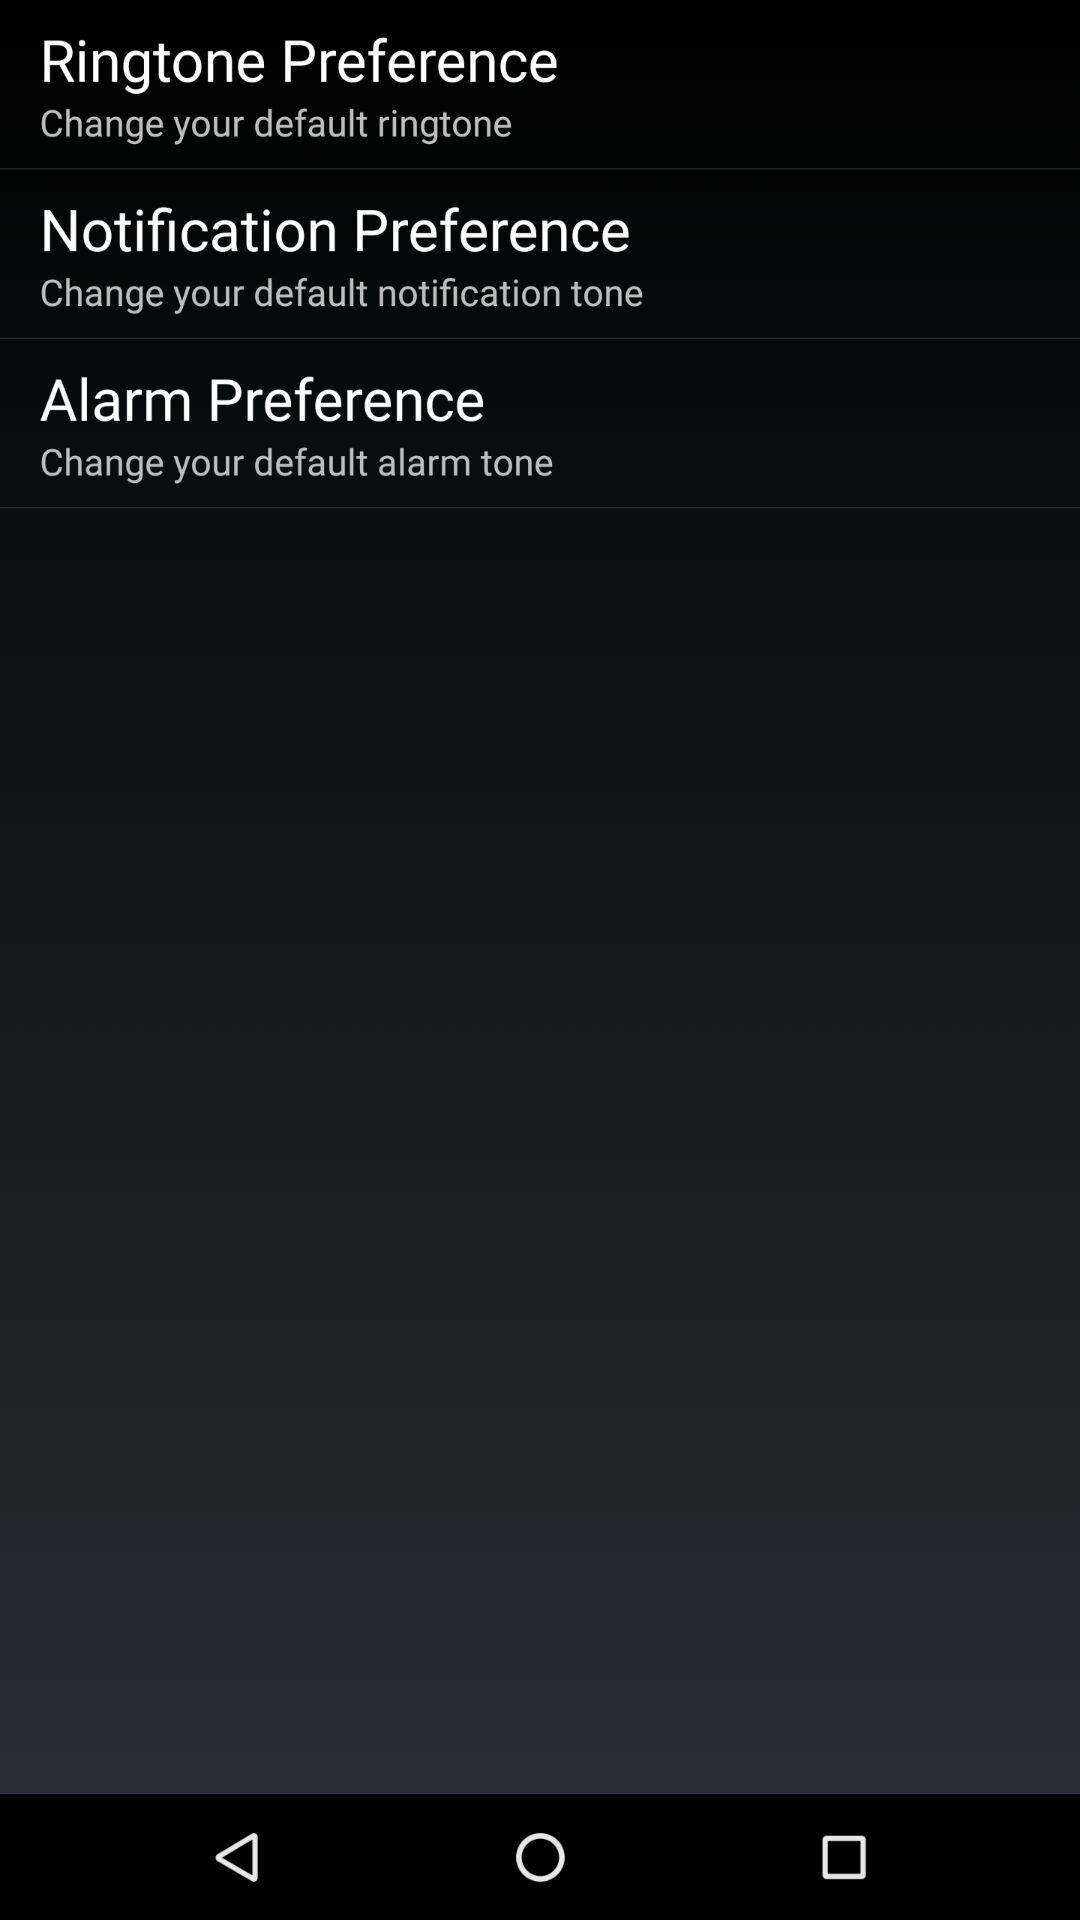  What do you see at coordinates (334, 228) in the screenshot?
I see `the app below the change your default` at bounding box center [334, 228].